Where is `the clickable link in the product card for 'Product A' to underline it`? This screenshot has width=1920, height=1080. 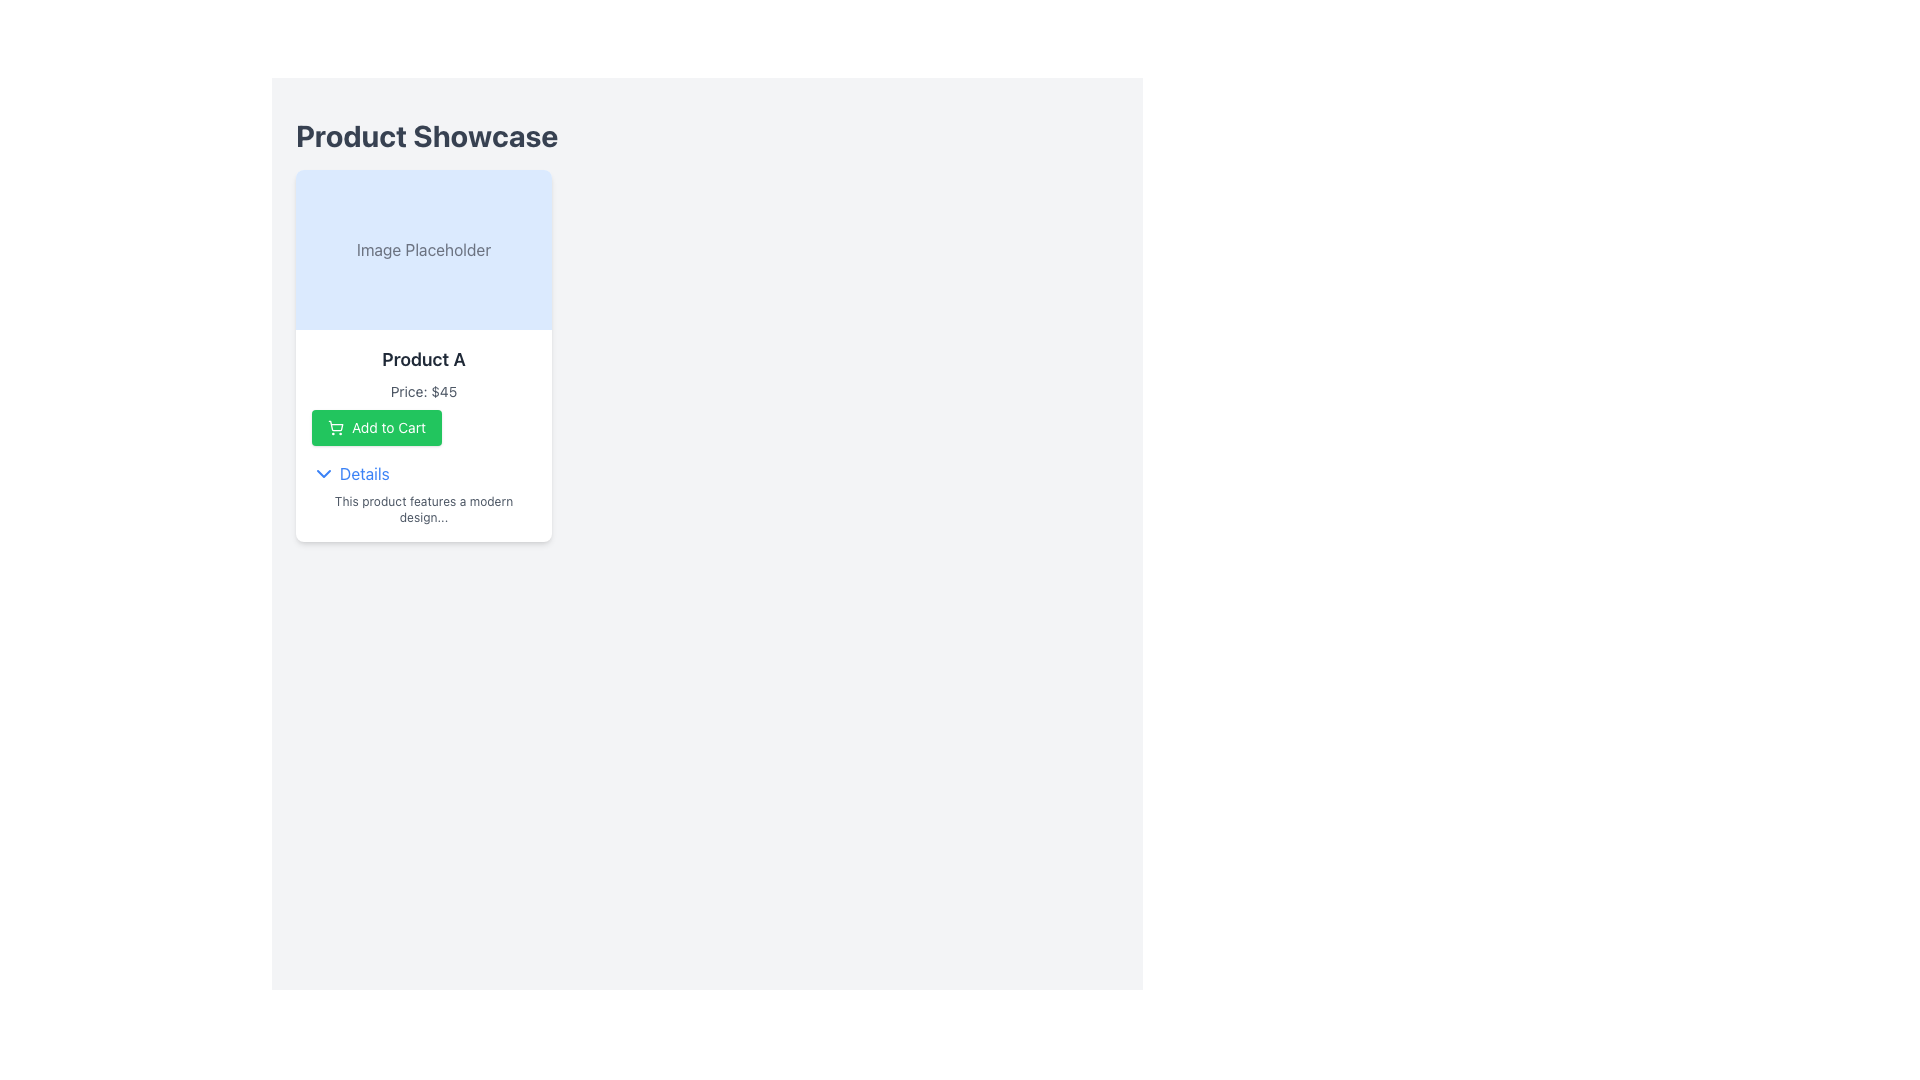
the clickable link in the product card for 'Product A' to underline it is located at coordinates (350, 474).